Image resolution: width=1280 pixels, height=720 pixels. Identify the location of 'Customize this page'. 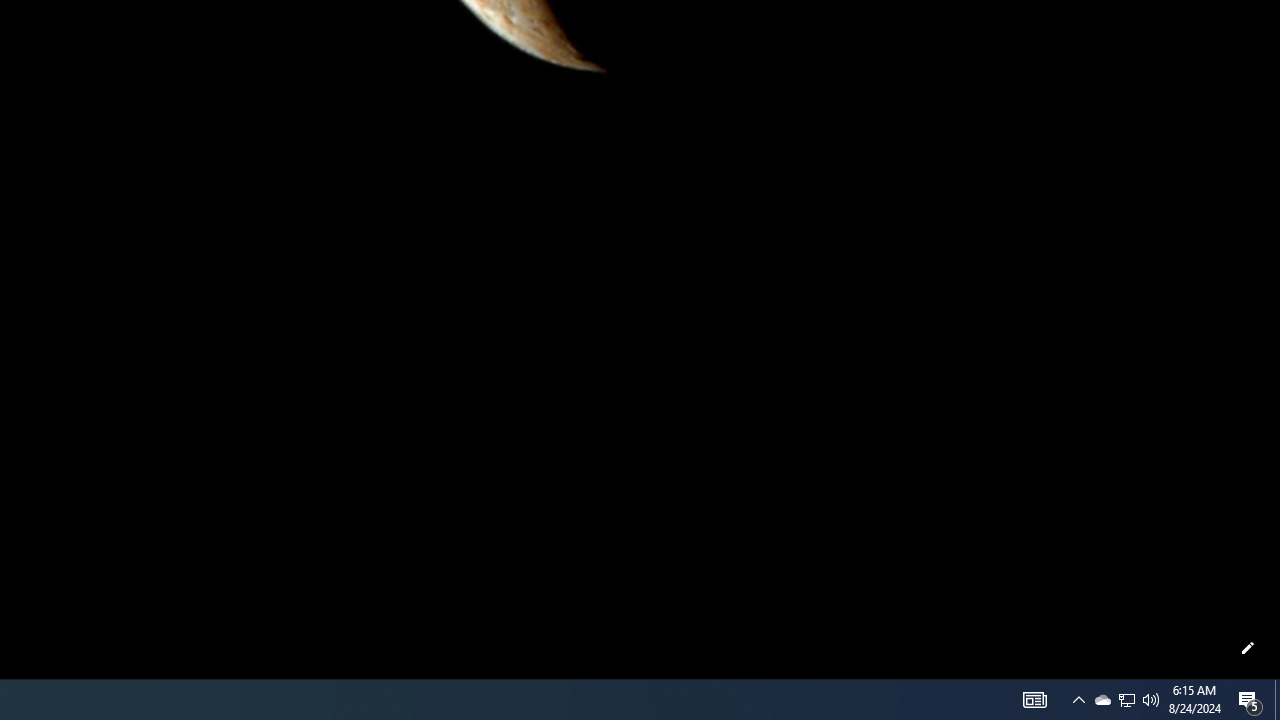
(1247, 648).